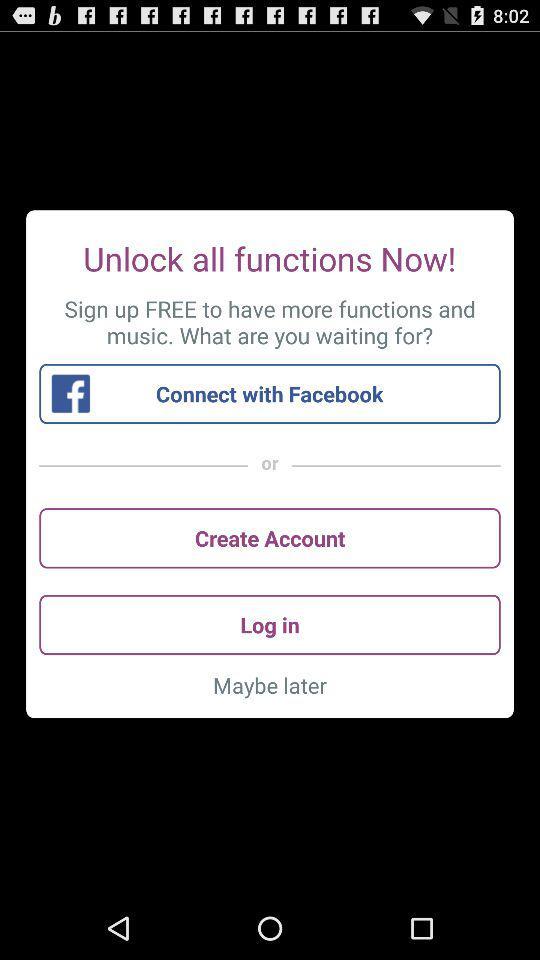 This screenshot has width=540, height=960. I want to click on the maybe later at the bottom, so click(270, 685).